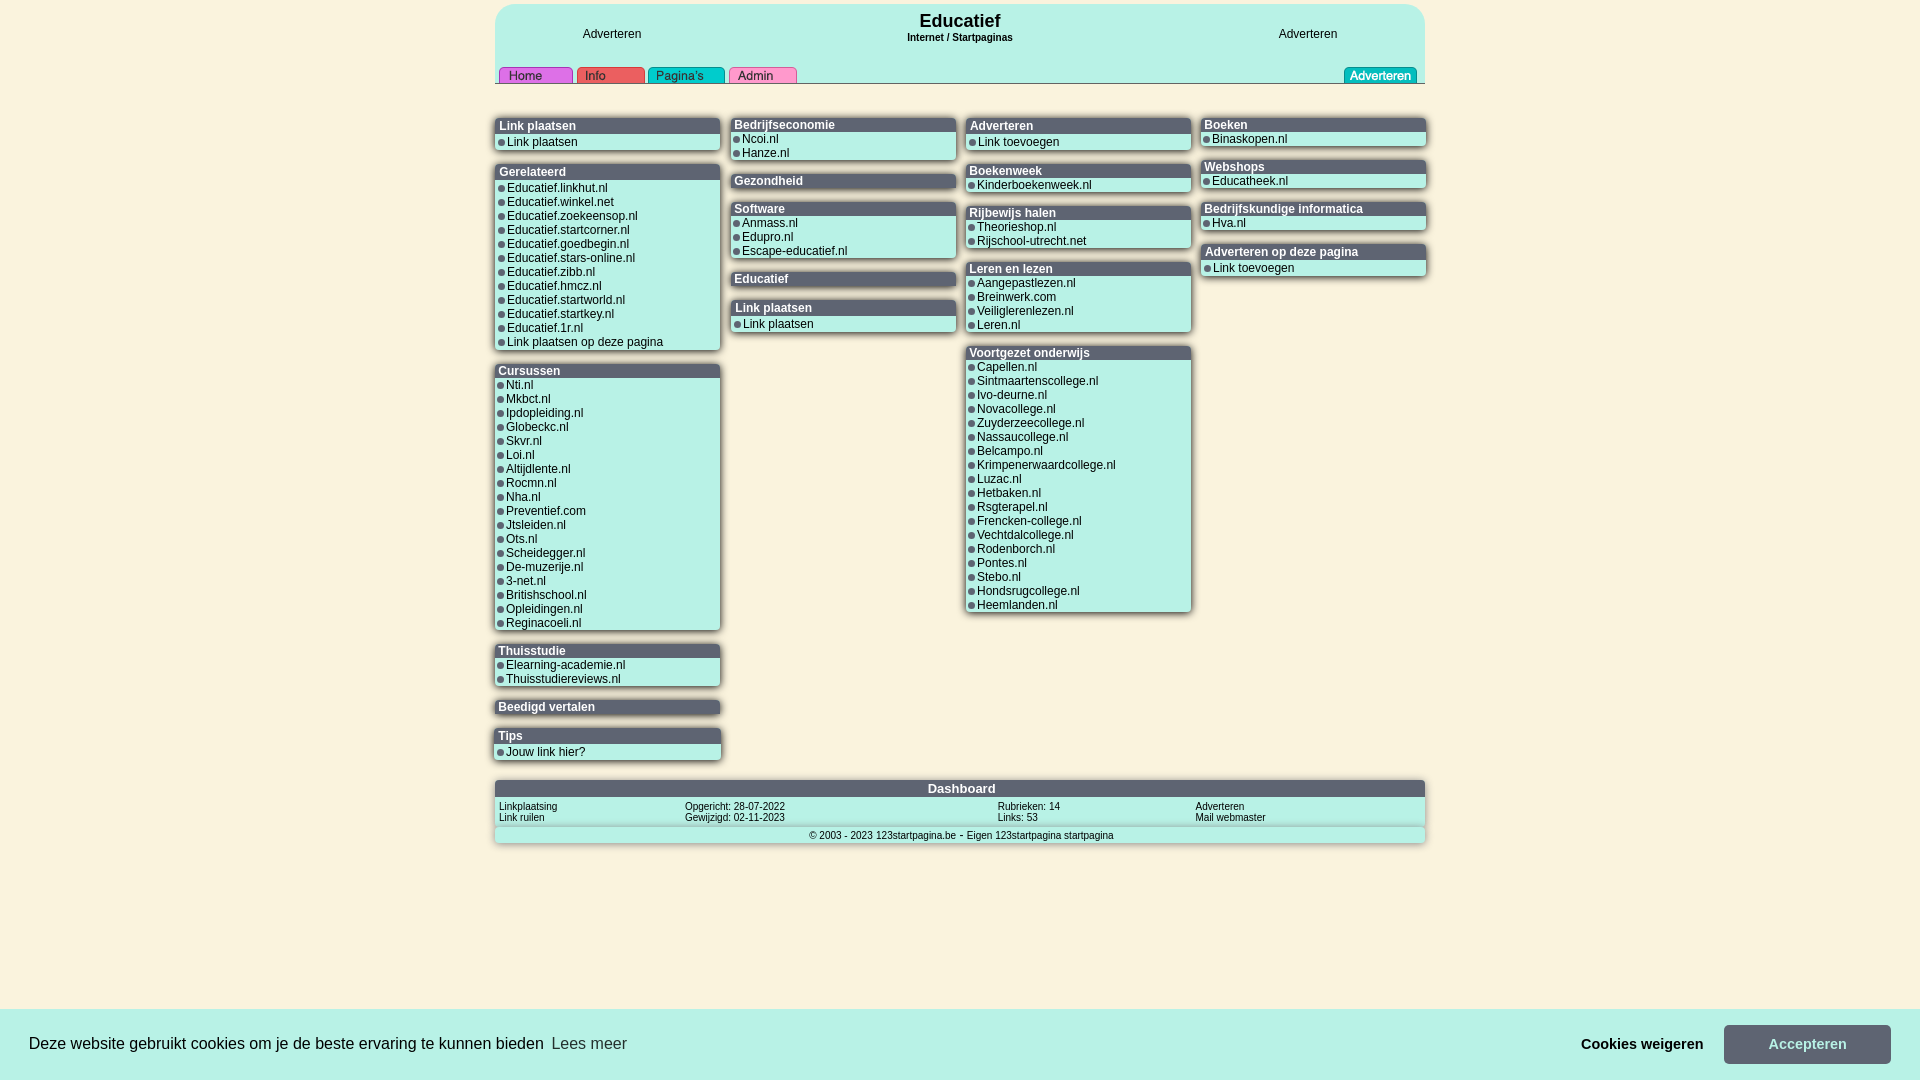 The width and height of the screenshot is (1920, 1080). Describe the element at coordinates (507, 141) in the screenshot. I see `'Link plaatsen'` at that location.